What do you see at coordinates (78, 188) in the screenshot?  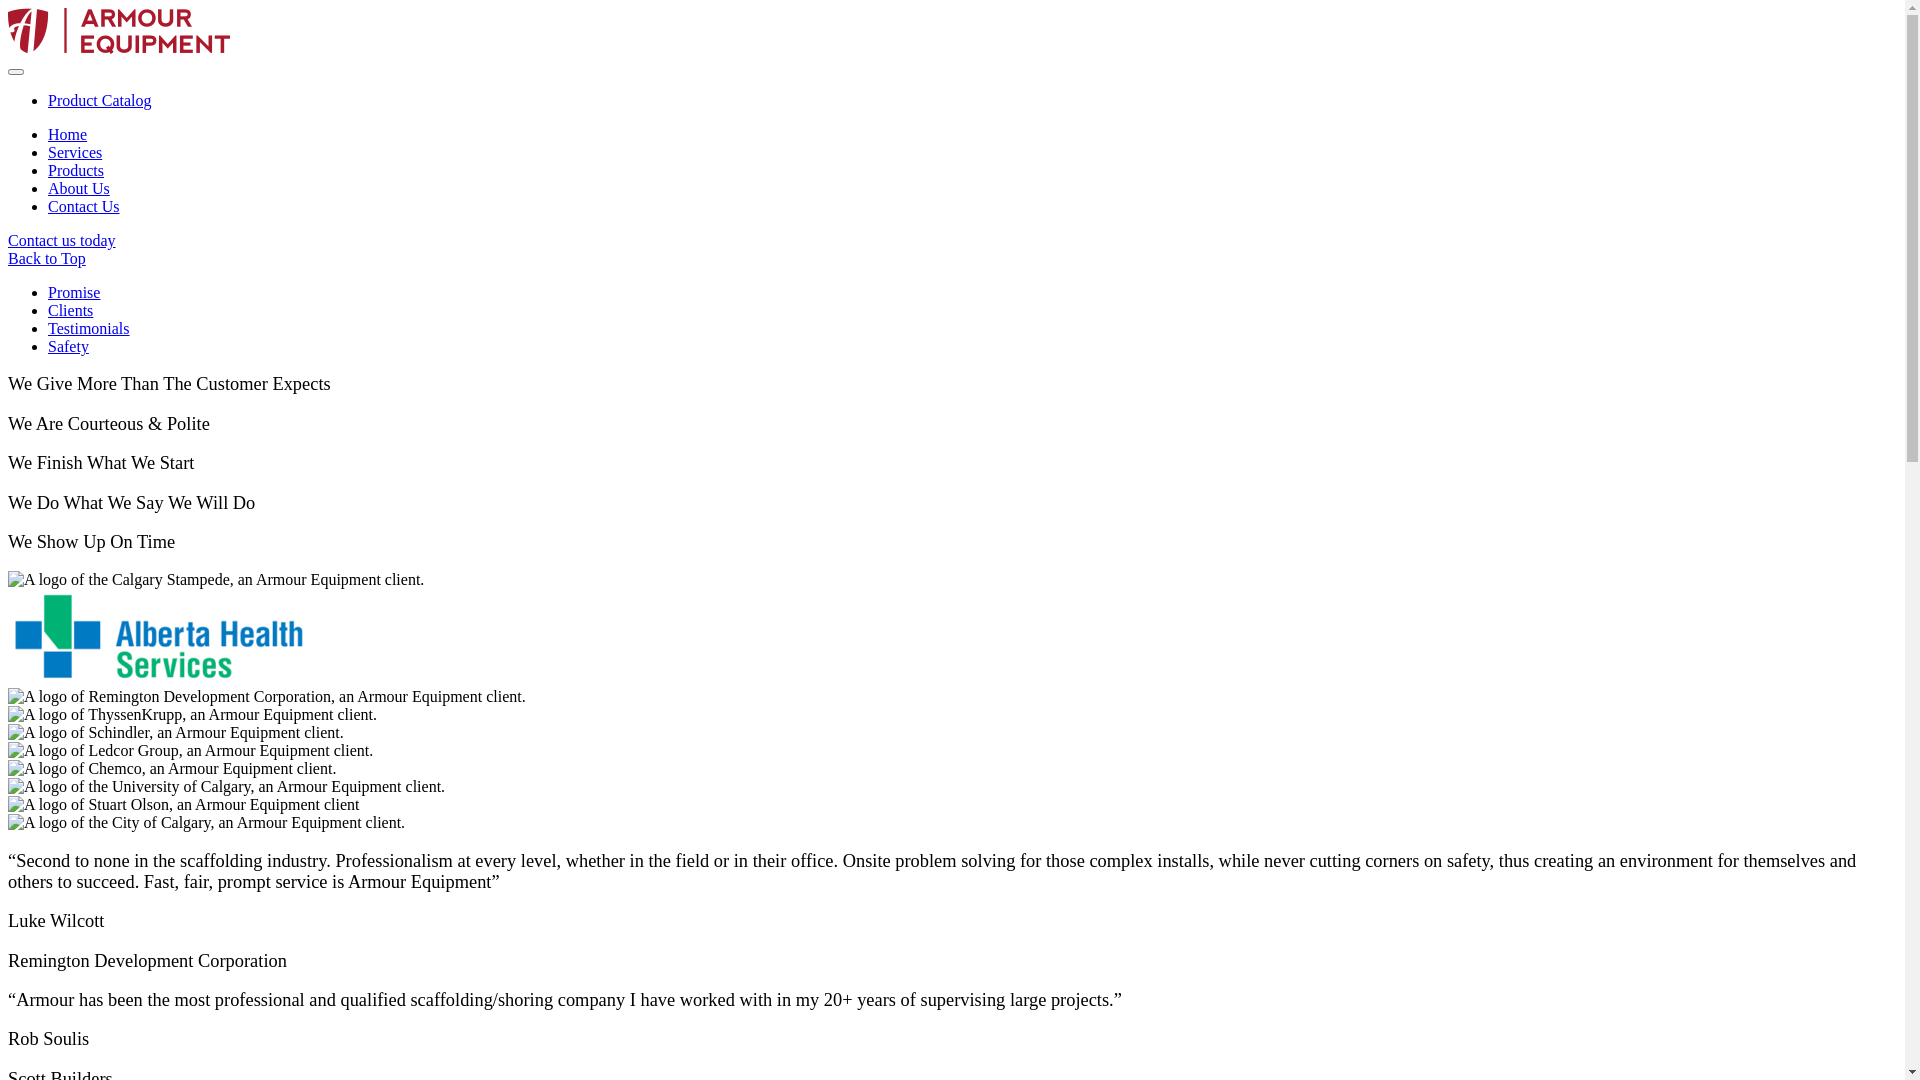 I see `'About Us'` at bounding box center [78, 188].